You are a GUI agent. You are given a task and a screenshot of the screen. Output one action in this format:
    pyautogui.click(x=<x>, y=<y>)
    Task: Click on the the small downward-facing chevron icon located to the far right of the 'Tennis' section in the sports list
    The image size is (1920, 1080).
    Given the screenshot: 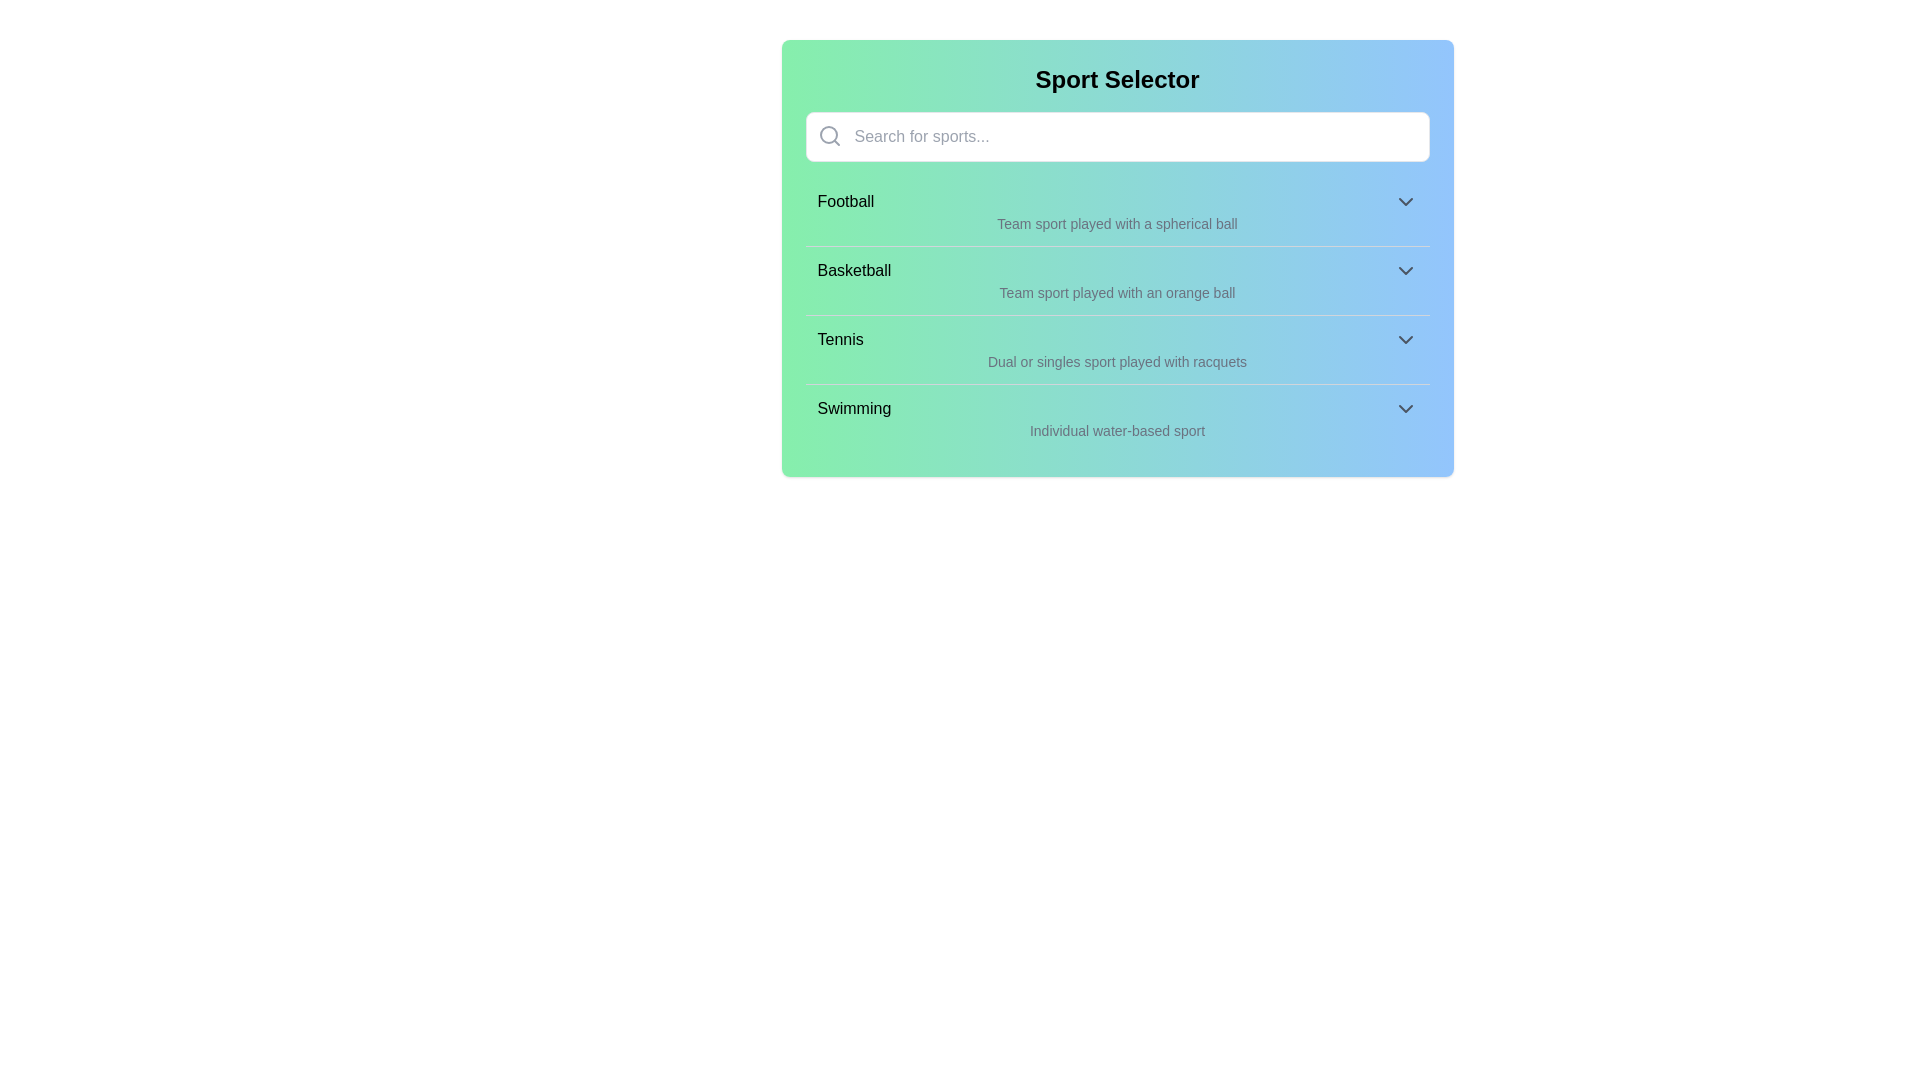 What is the action you would take?
    pyautogui.click(x=1404, y=338)
    